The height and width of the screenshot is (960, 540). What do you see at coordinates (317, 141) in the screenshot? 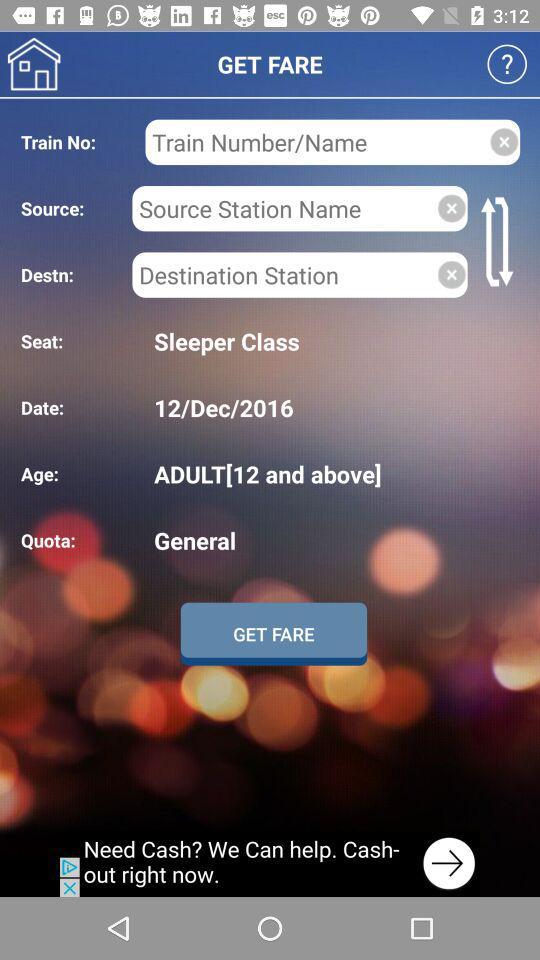
I see `prompts for train number` at bounding box center [317, 141].